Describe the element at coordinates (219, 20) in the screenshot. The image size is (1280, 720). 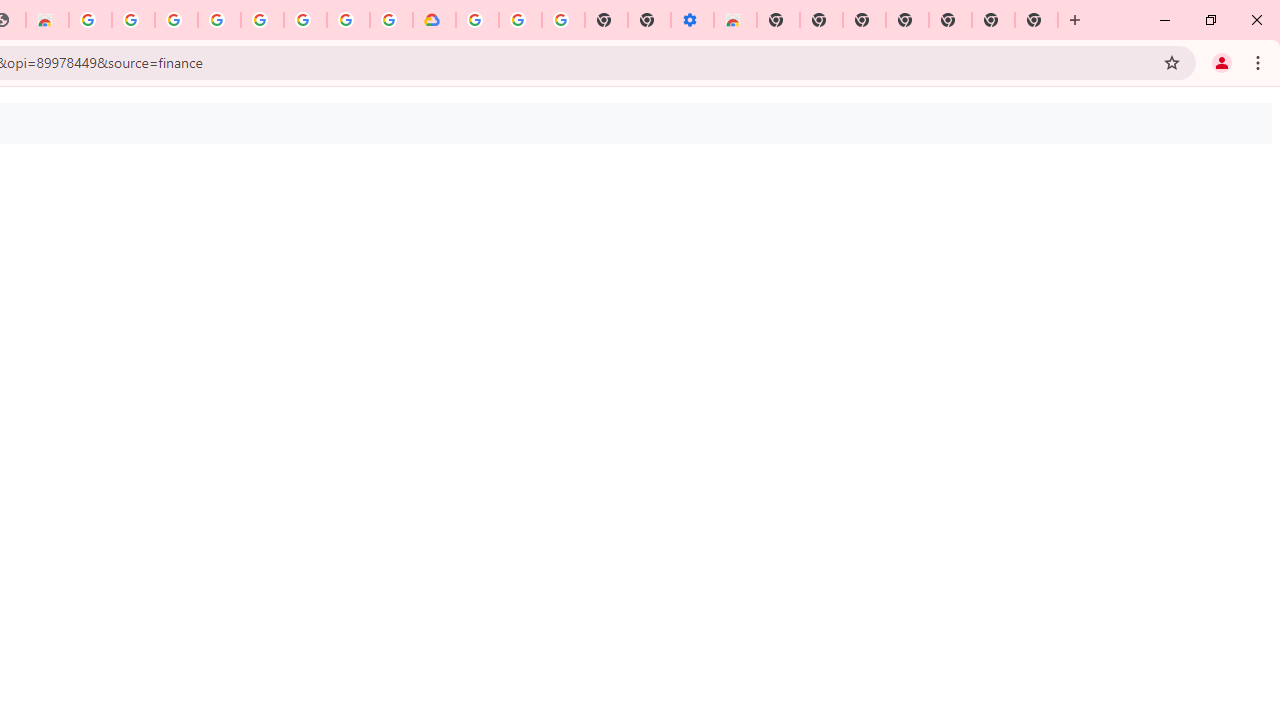
I see `'Sign in - Google Accounts'` at that location.